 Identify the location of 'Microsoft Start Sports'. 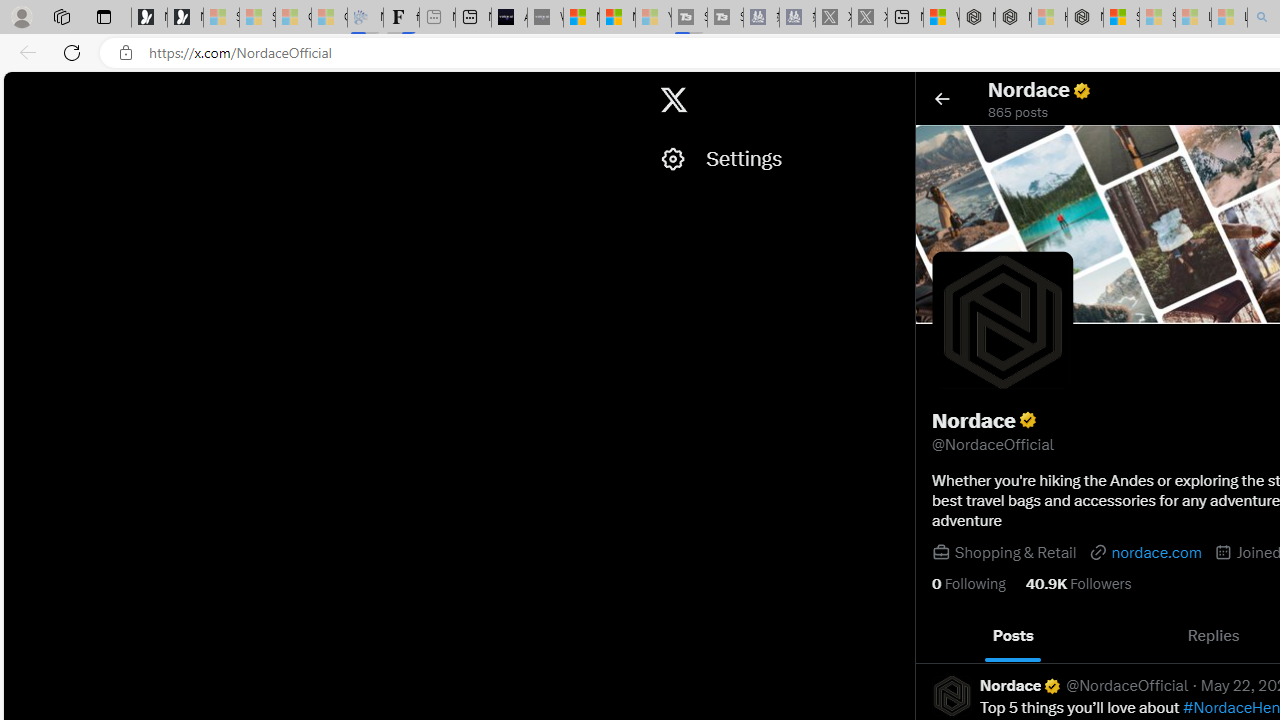
(580, 17).